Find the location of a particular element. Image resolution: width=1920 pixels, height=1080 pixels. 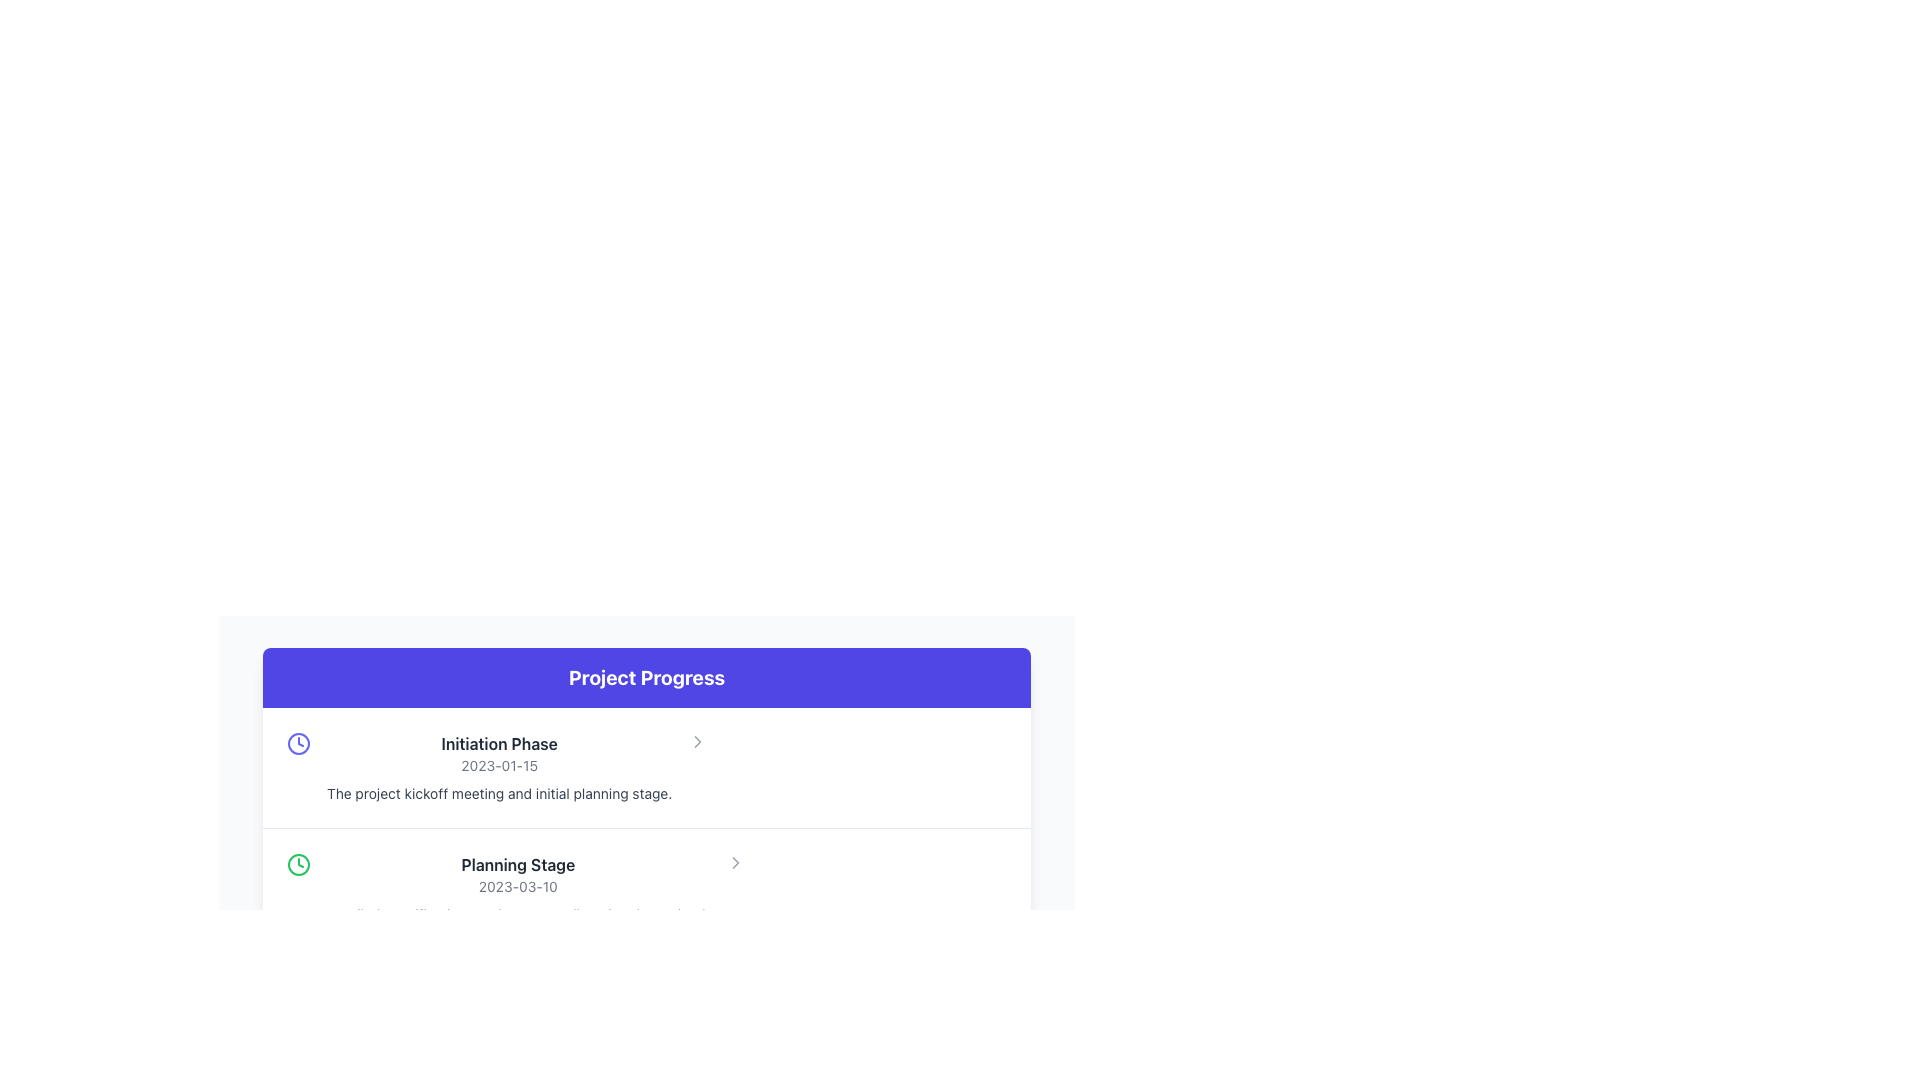

the navigational icon located in the right-hand section of the 'Initiation Phase' list item is located at coordinates (698, 741).